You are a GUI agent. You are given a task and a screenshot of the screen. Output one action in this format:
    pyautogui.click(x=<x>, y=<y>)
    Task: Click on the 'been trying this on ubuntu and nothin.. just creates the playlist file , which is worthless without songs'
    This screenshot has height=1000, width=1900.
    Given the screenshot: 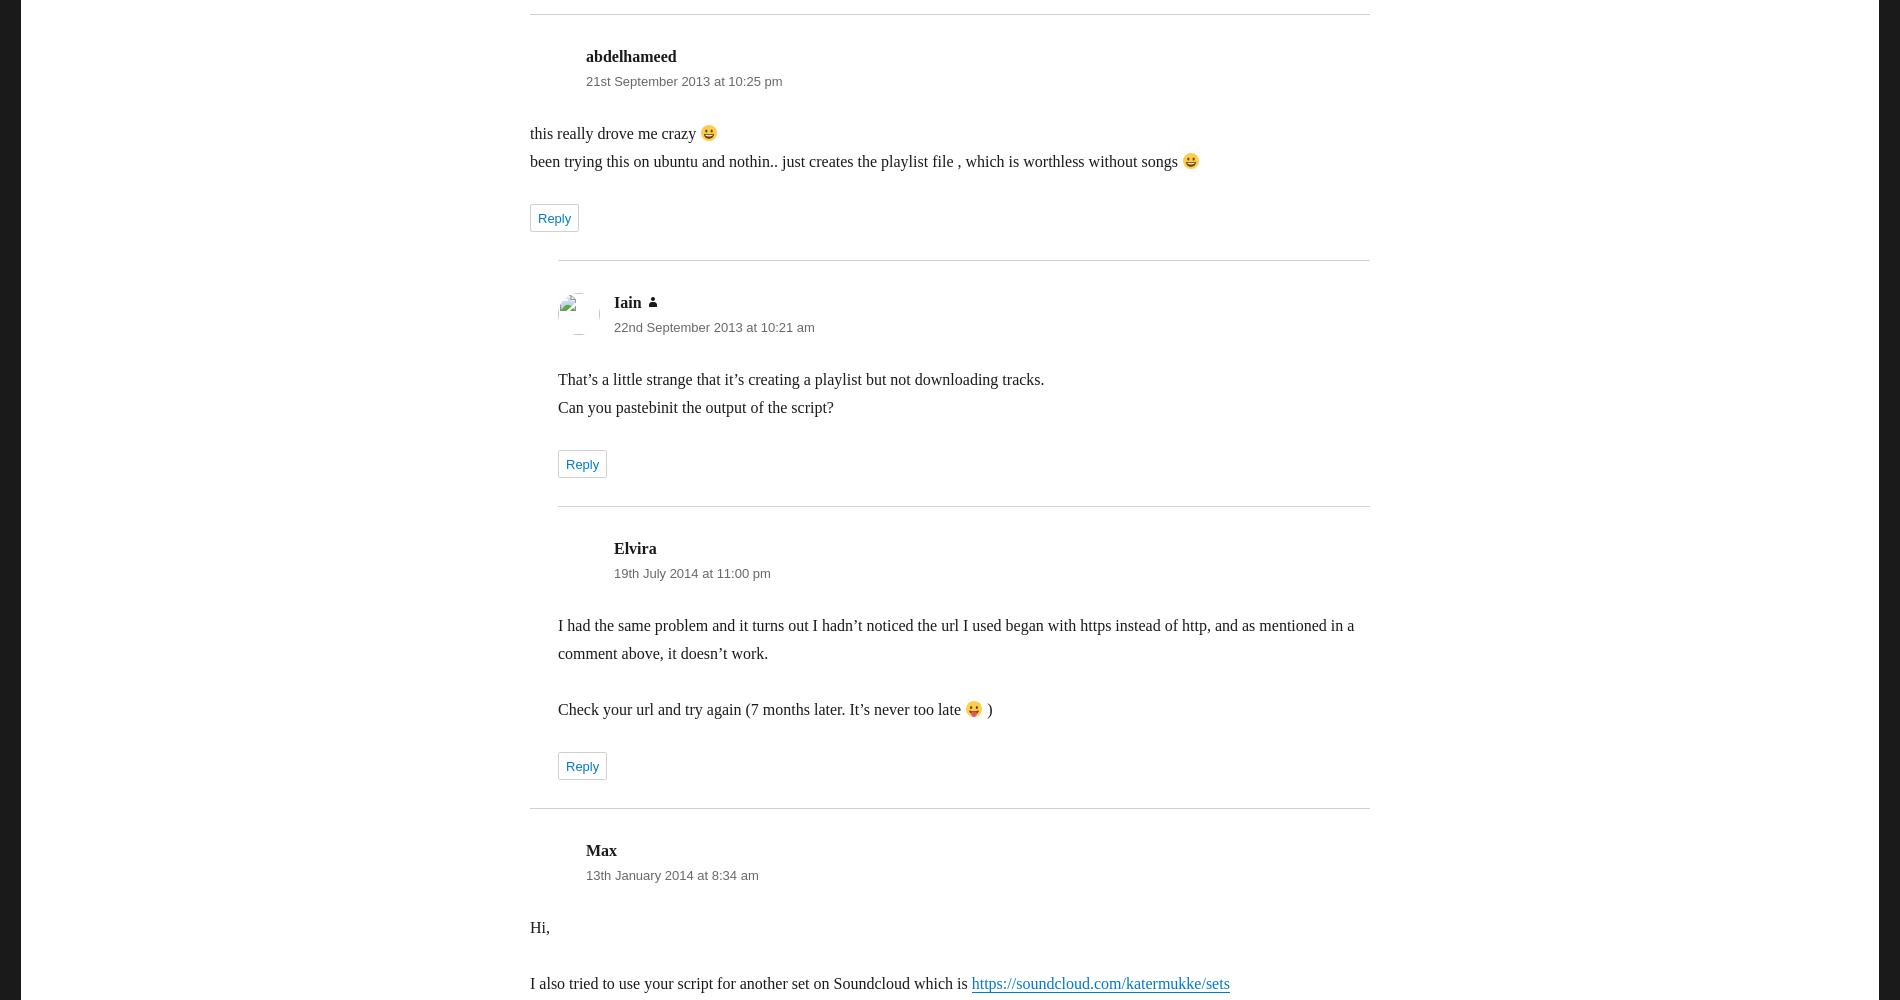 What is the action you would take?
    pyautogui.click(x=854, y=161)
    